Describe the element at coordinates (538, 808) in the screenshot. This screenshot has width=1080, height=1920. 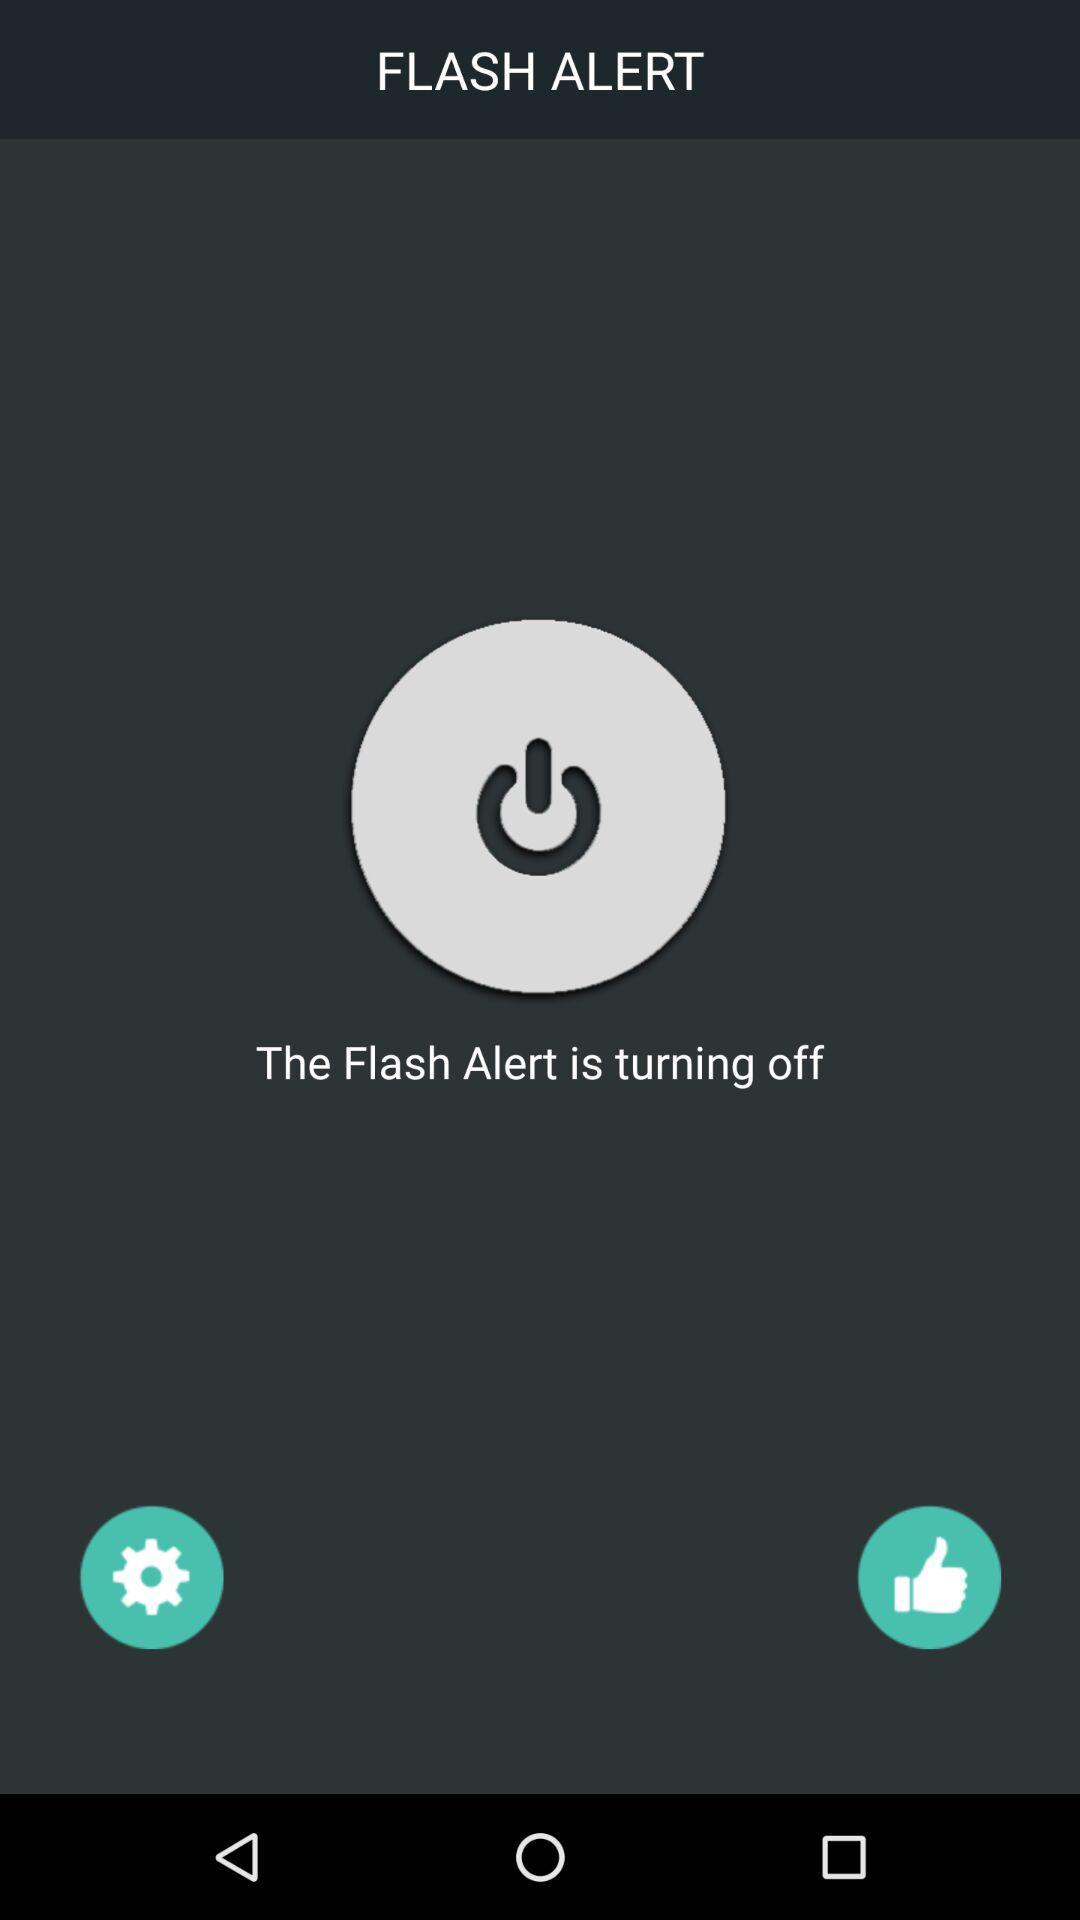
I see `the item below the flash alert icon` at that location.